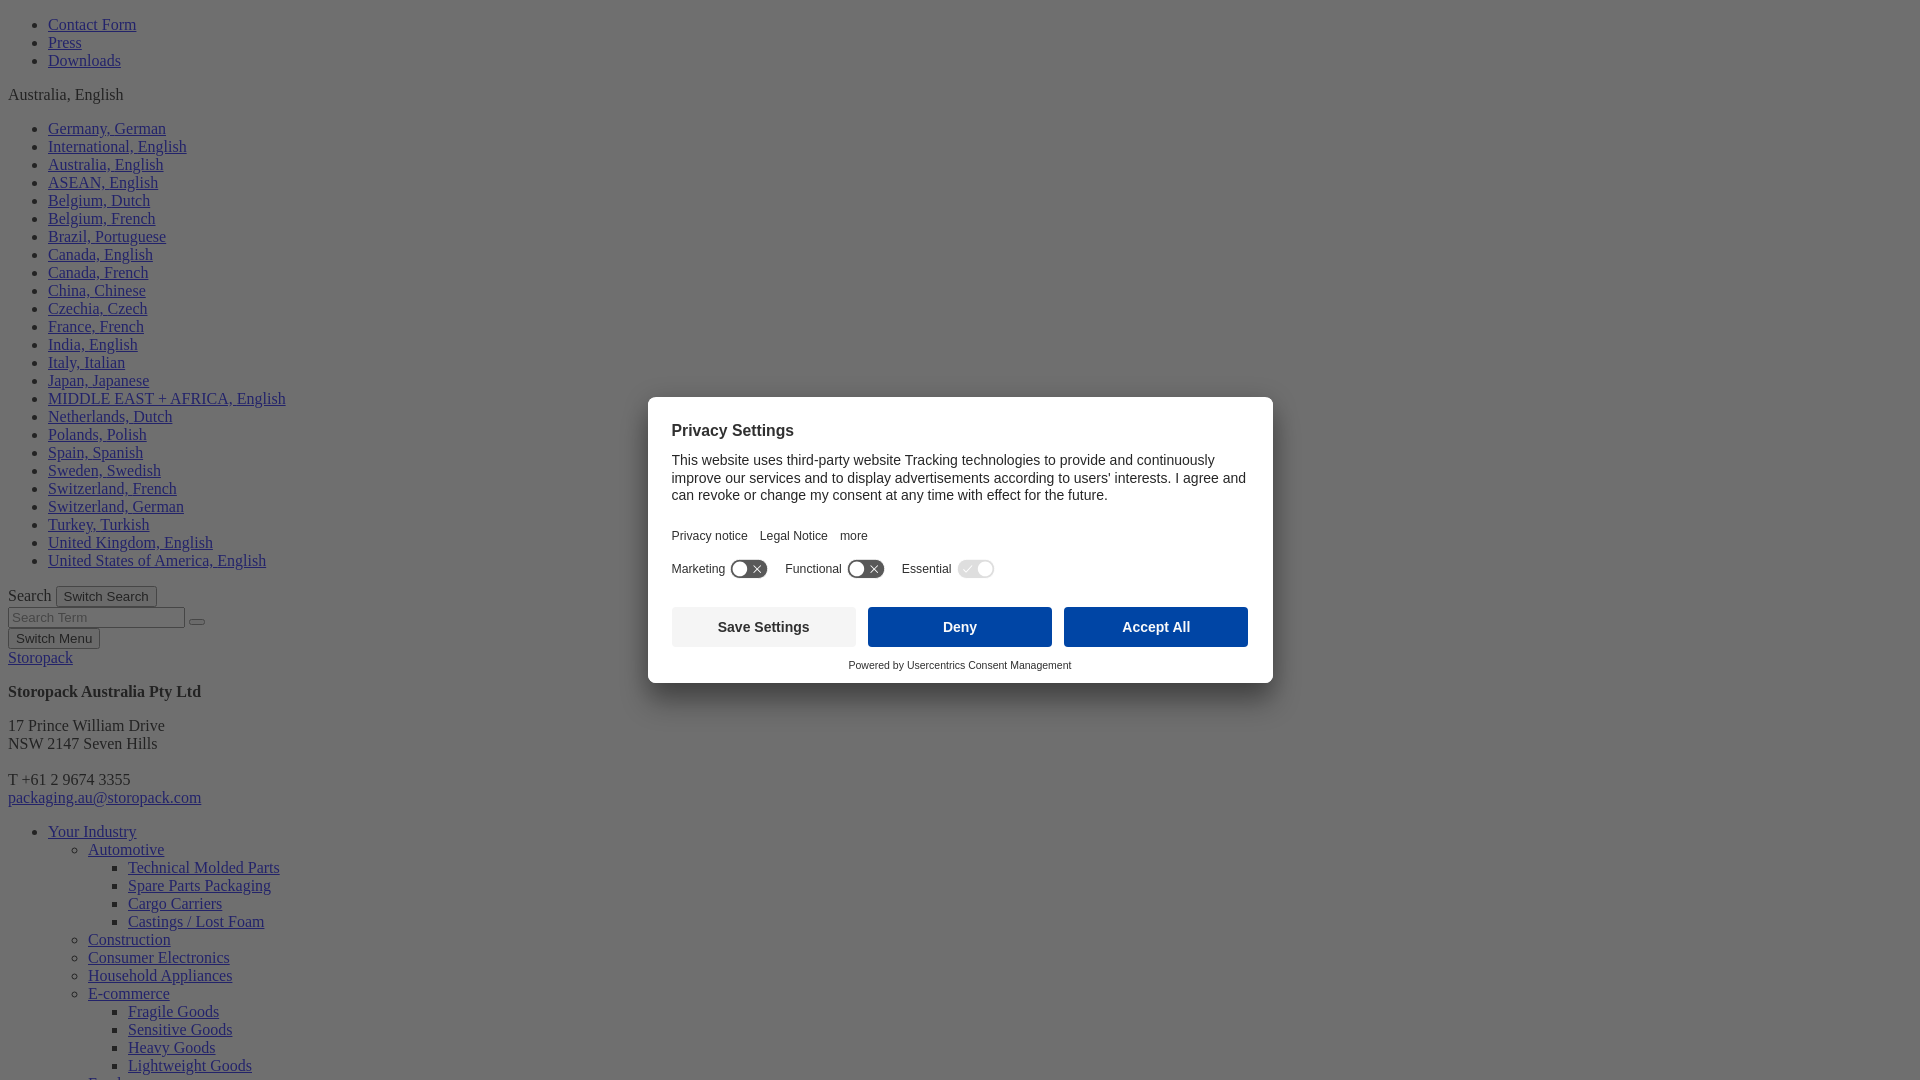  What do you see at coordinates (105, 235) in the screenshot?
I see `'Brazil, Portuguese'` at bounding box center [105, 235].